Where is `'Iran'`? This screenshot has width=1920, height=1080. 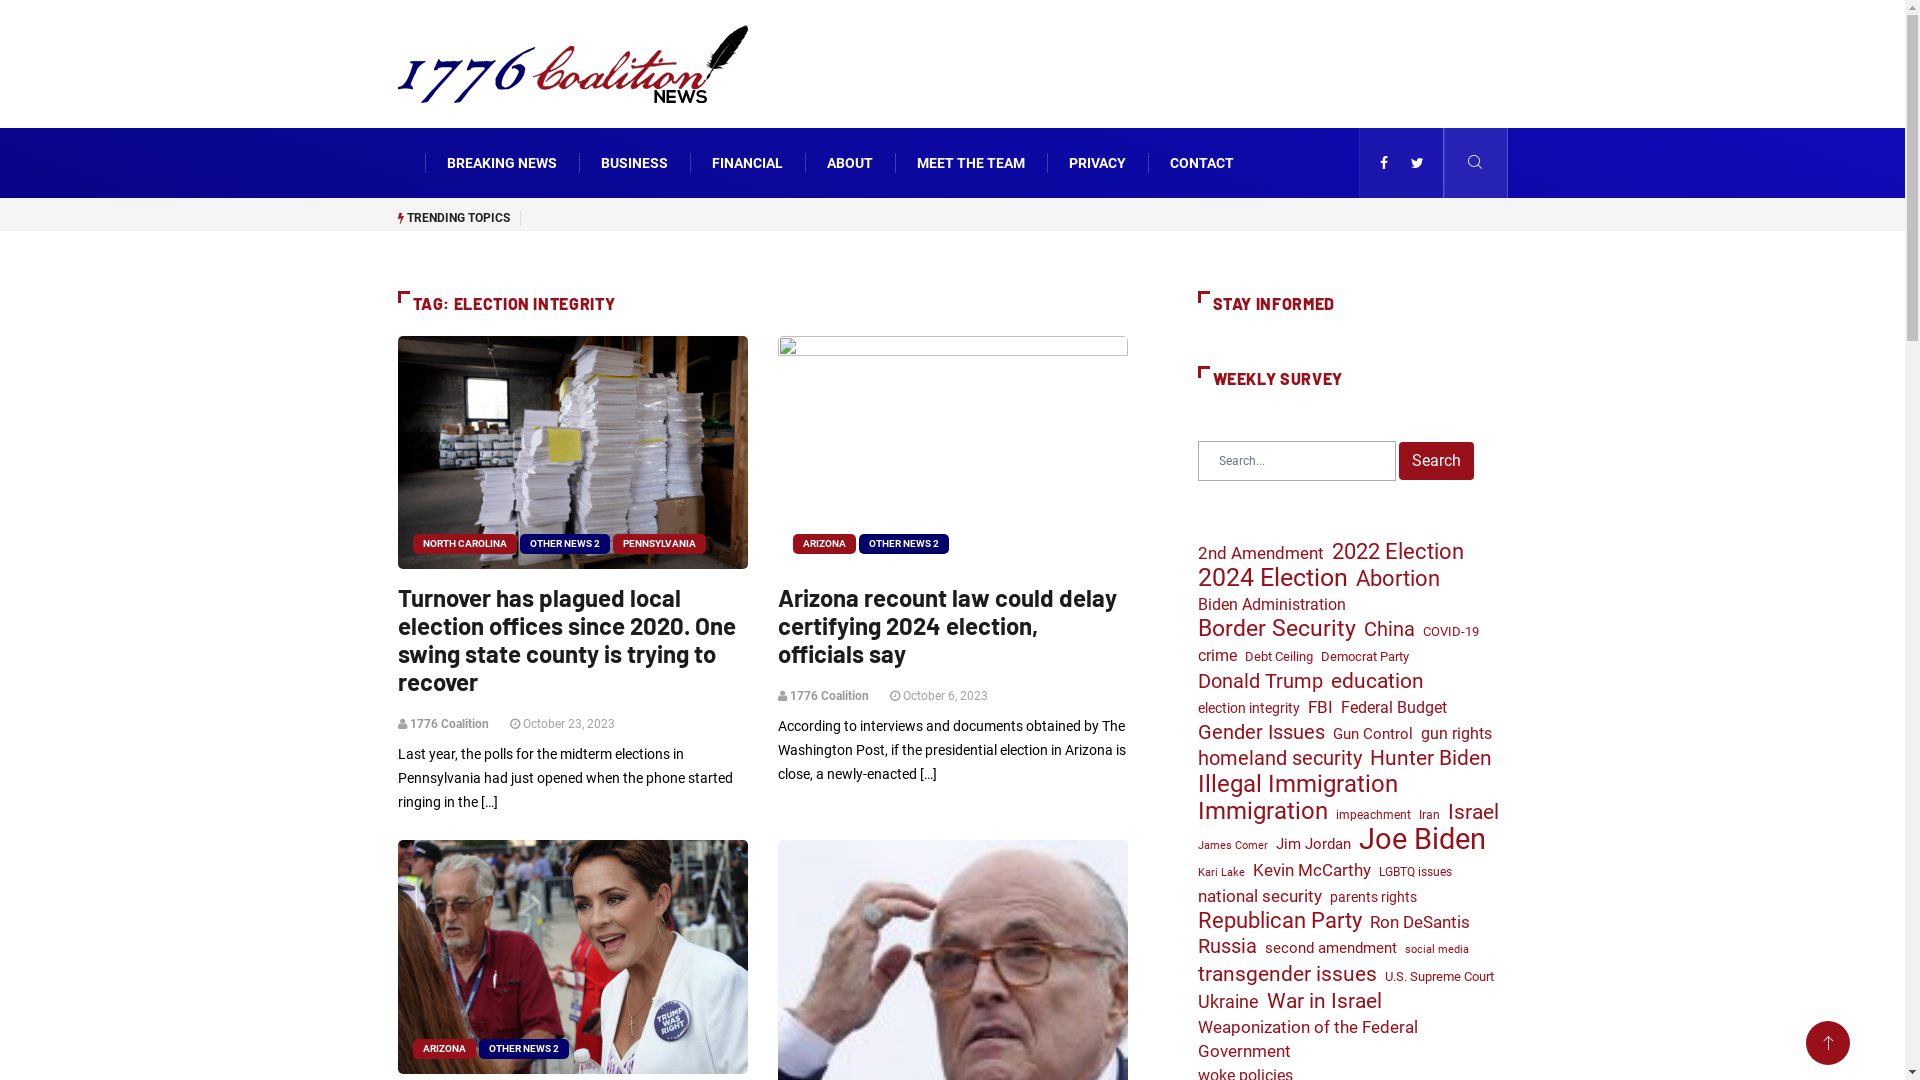 'Iran' is located at coordinates (1427, 814).